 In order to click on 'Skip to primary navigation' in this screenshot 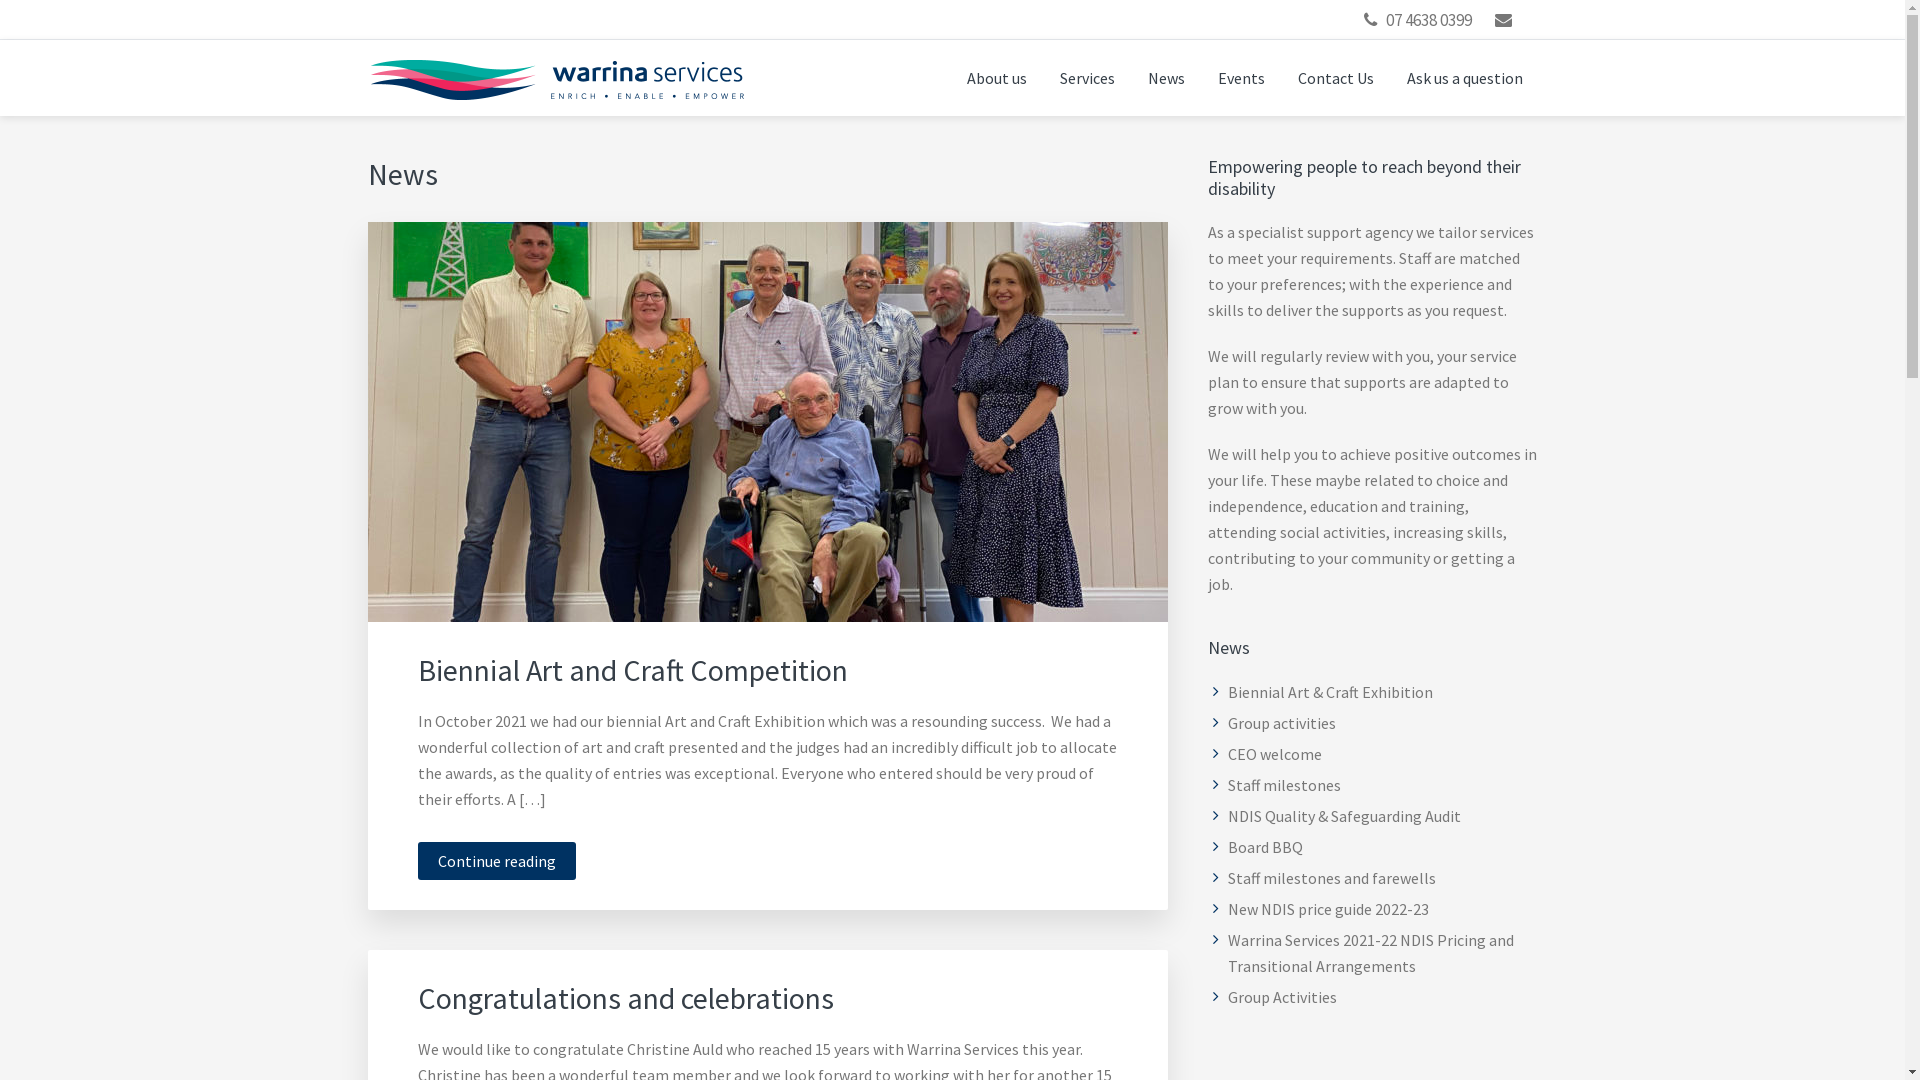, I will do `click(0, 0)`.